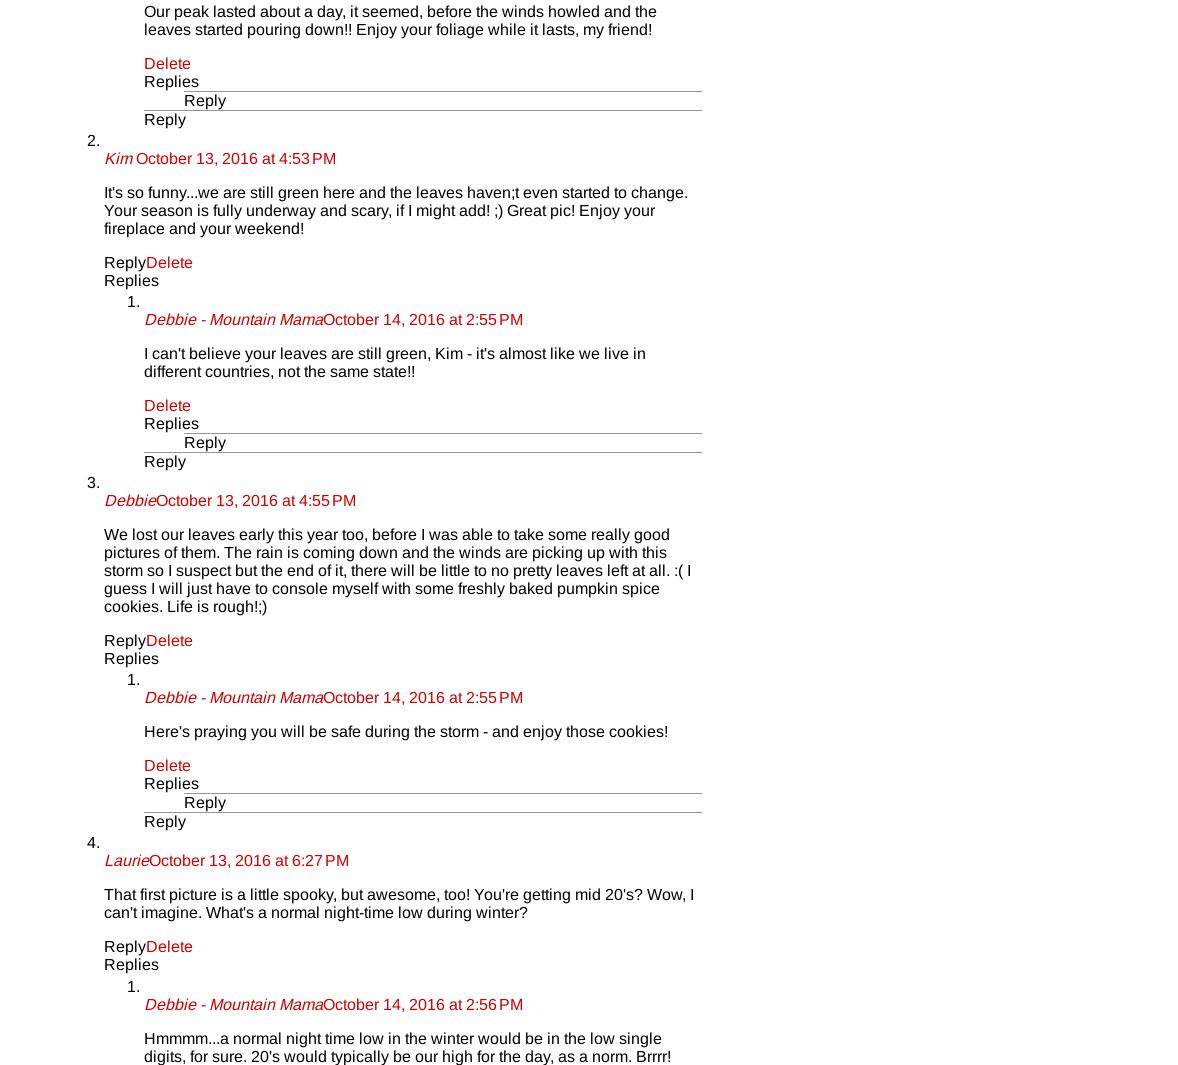 The image size is (1178, 1065). Describe the element at coordinates (125, 860) in the screenshot. I see `'Laurie'` at that location.